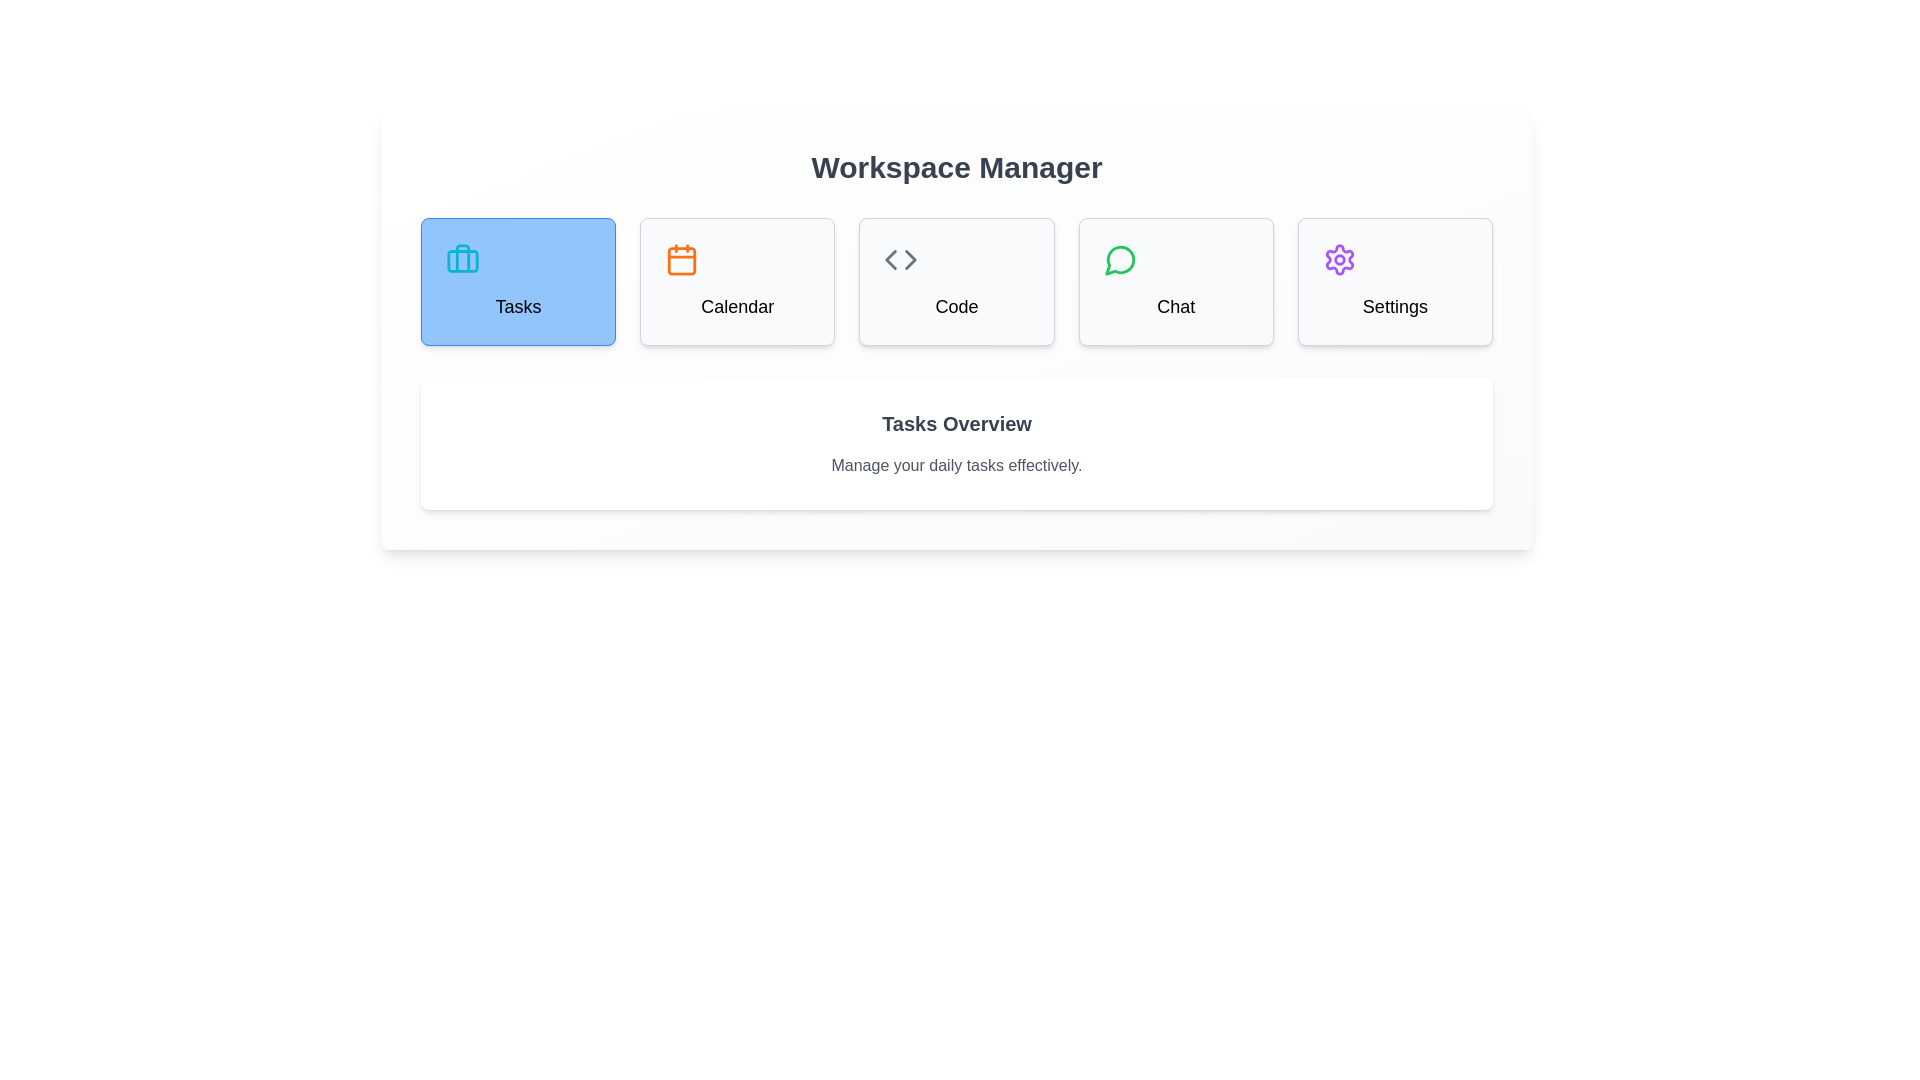  Describe the element at coordinates (1394, 281) in the screenshot. I see `the settings button located at the far right of the horizontally aligned list of buttons` at that location.